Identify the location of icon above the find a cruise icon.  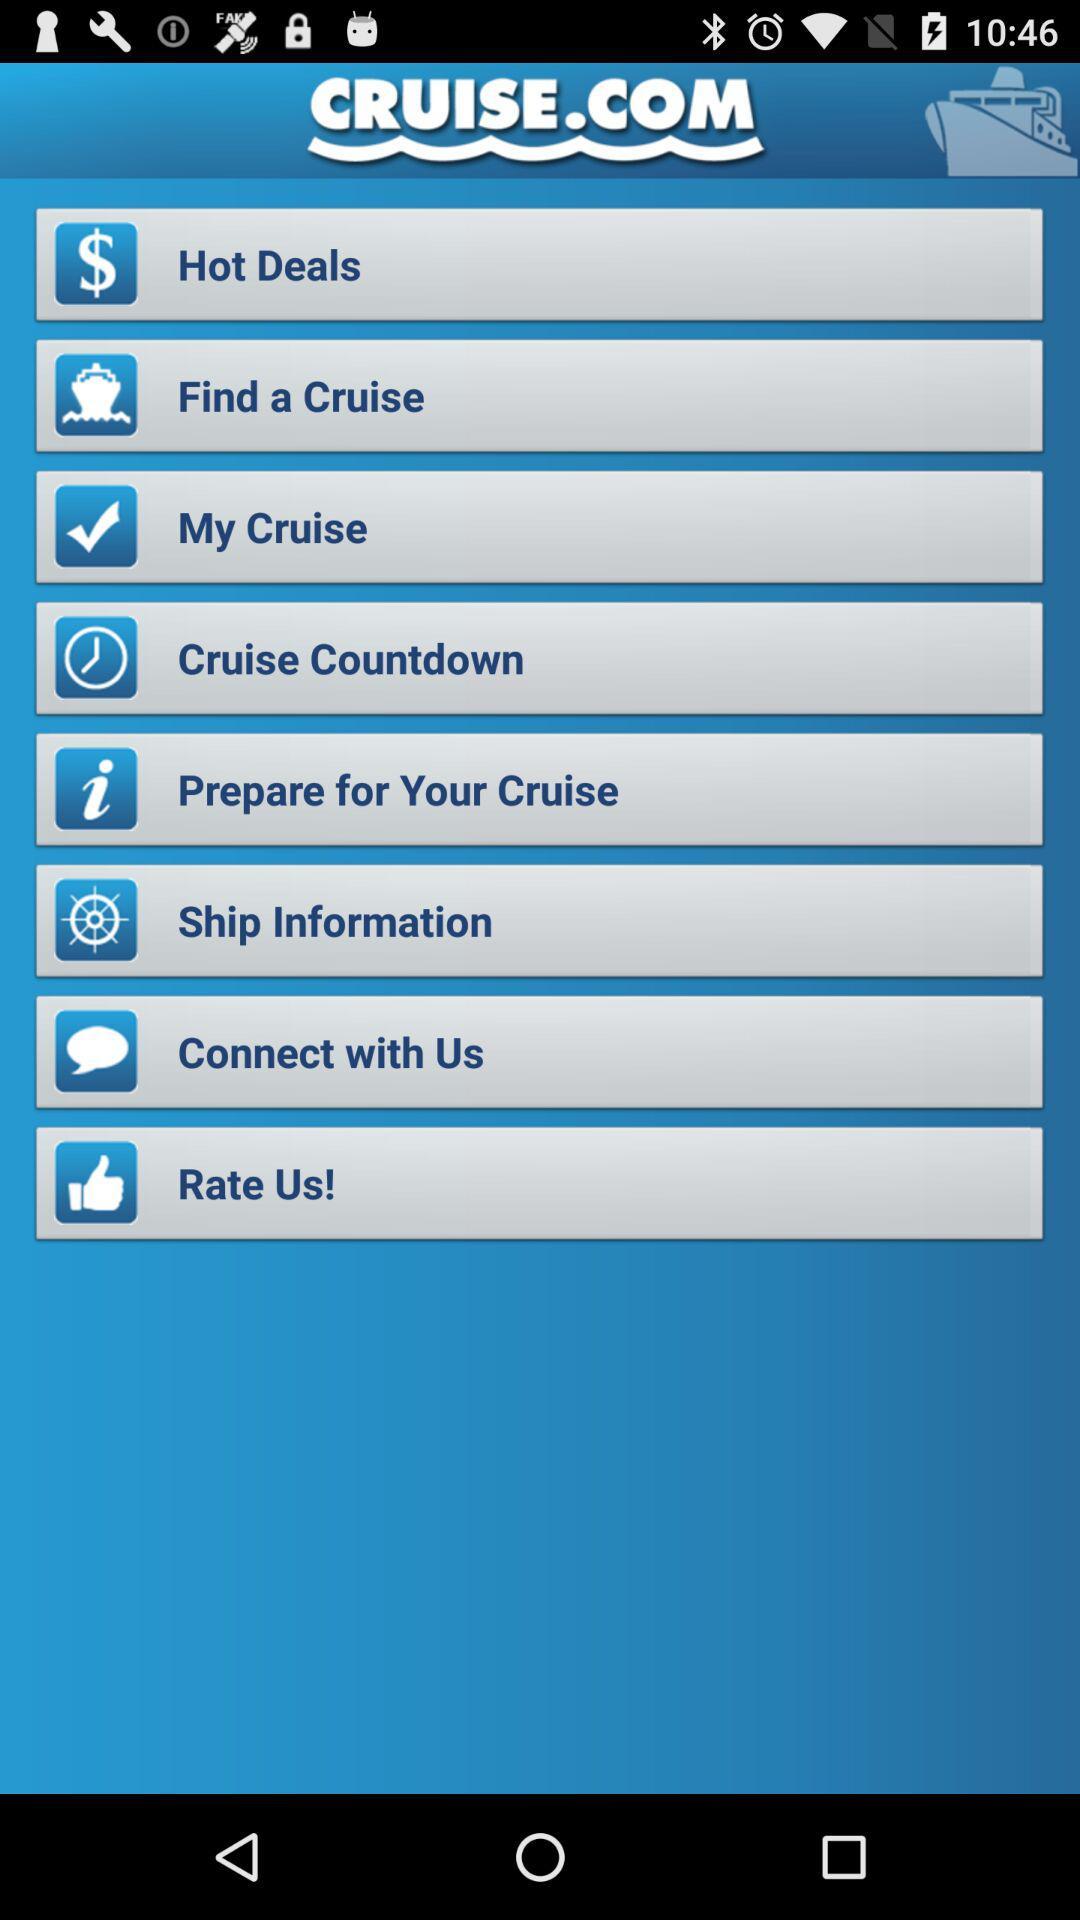
(540, 269).